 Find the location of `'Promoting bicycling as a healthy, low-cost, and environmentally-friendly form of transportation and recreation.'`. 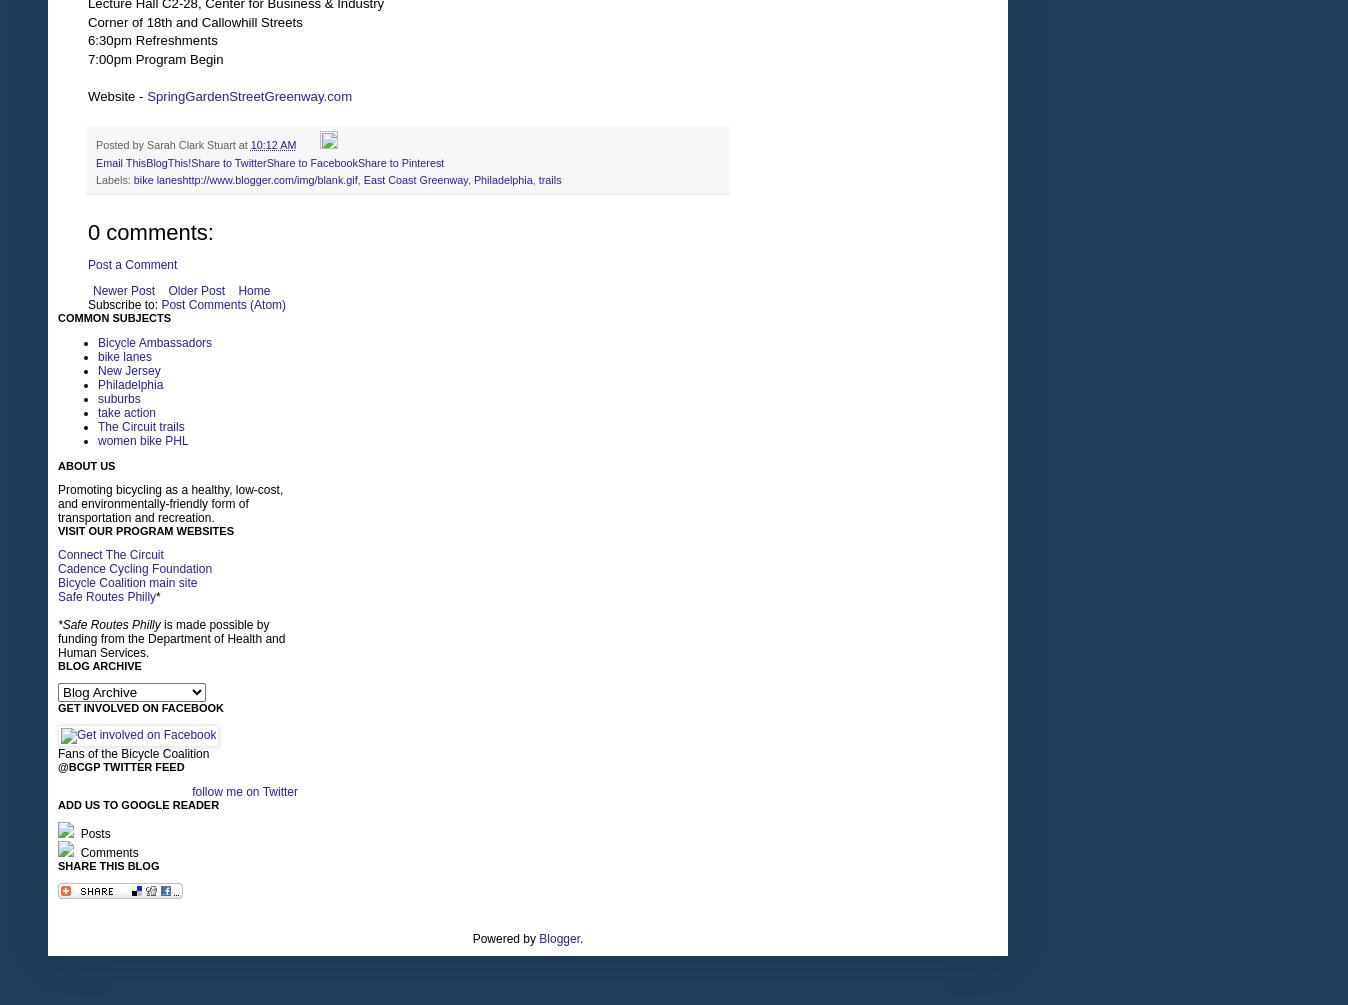

'Promoting bicycling as a healthy, low-cost, and environmentally-friendly form of transportation and recreation.' is located at coordinates (170, 503).